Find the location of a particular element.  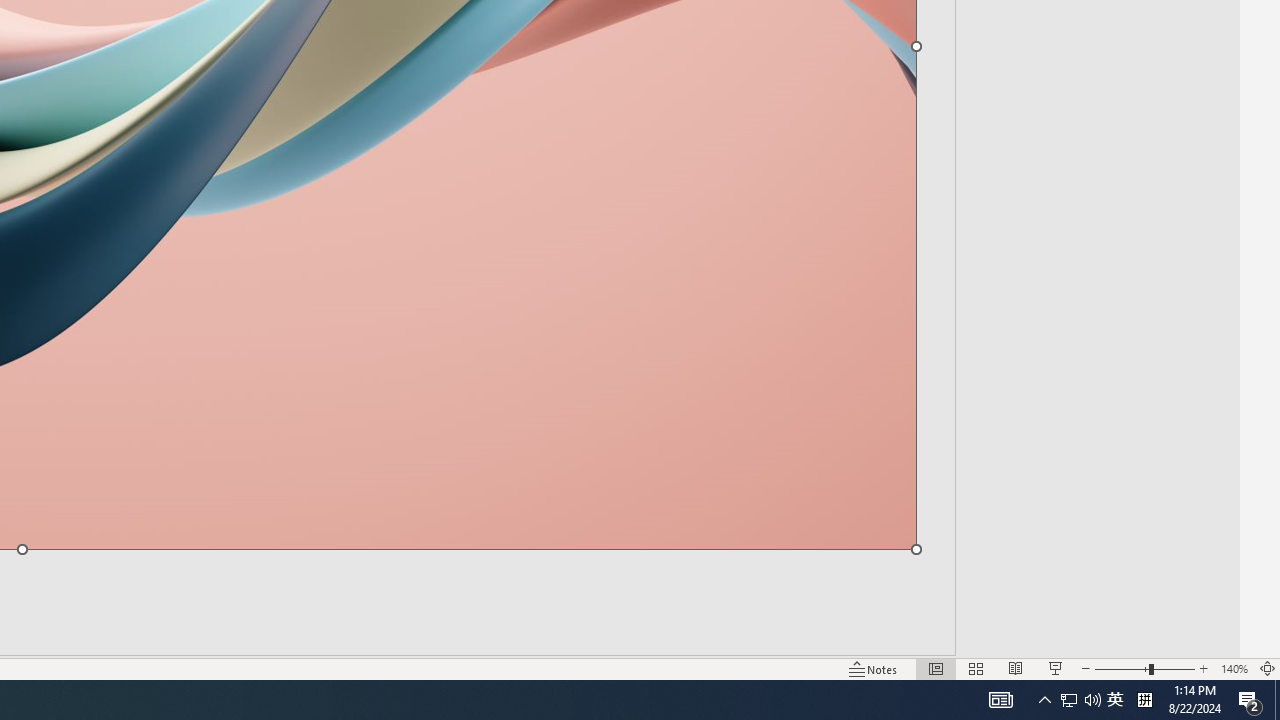

'Zoom' is located at coordinates (1144, 669).